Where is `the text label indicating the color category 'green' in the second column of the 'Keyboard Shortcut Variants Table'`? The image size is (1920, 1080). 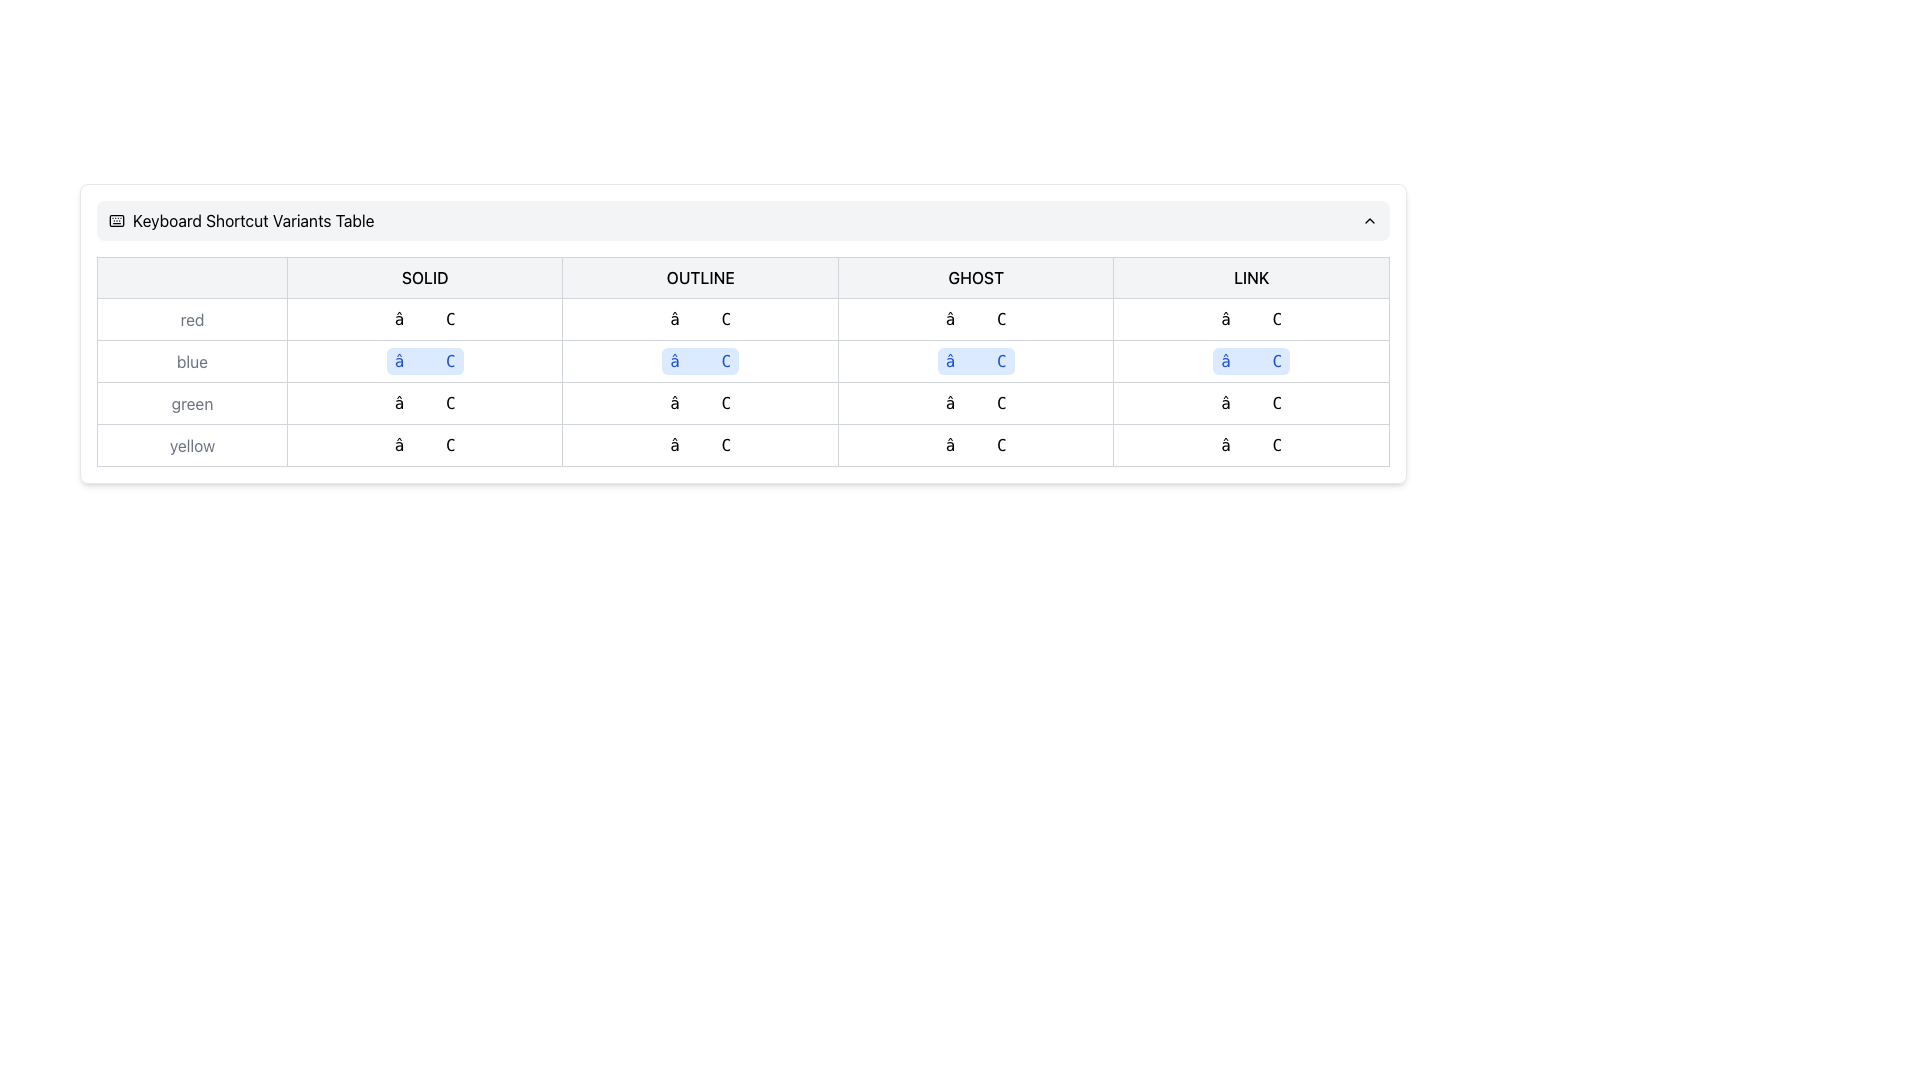 the text label indicating the color category 'green' in the second column of the 'Keyboard Shortcut Variants Table' is located at coordinates (192, 403).